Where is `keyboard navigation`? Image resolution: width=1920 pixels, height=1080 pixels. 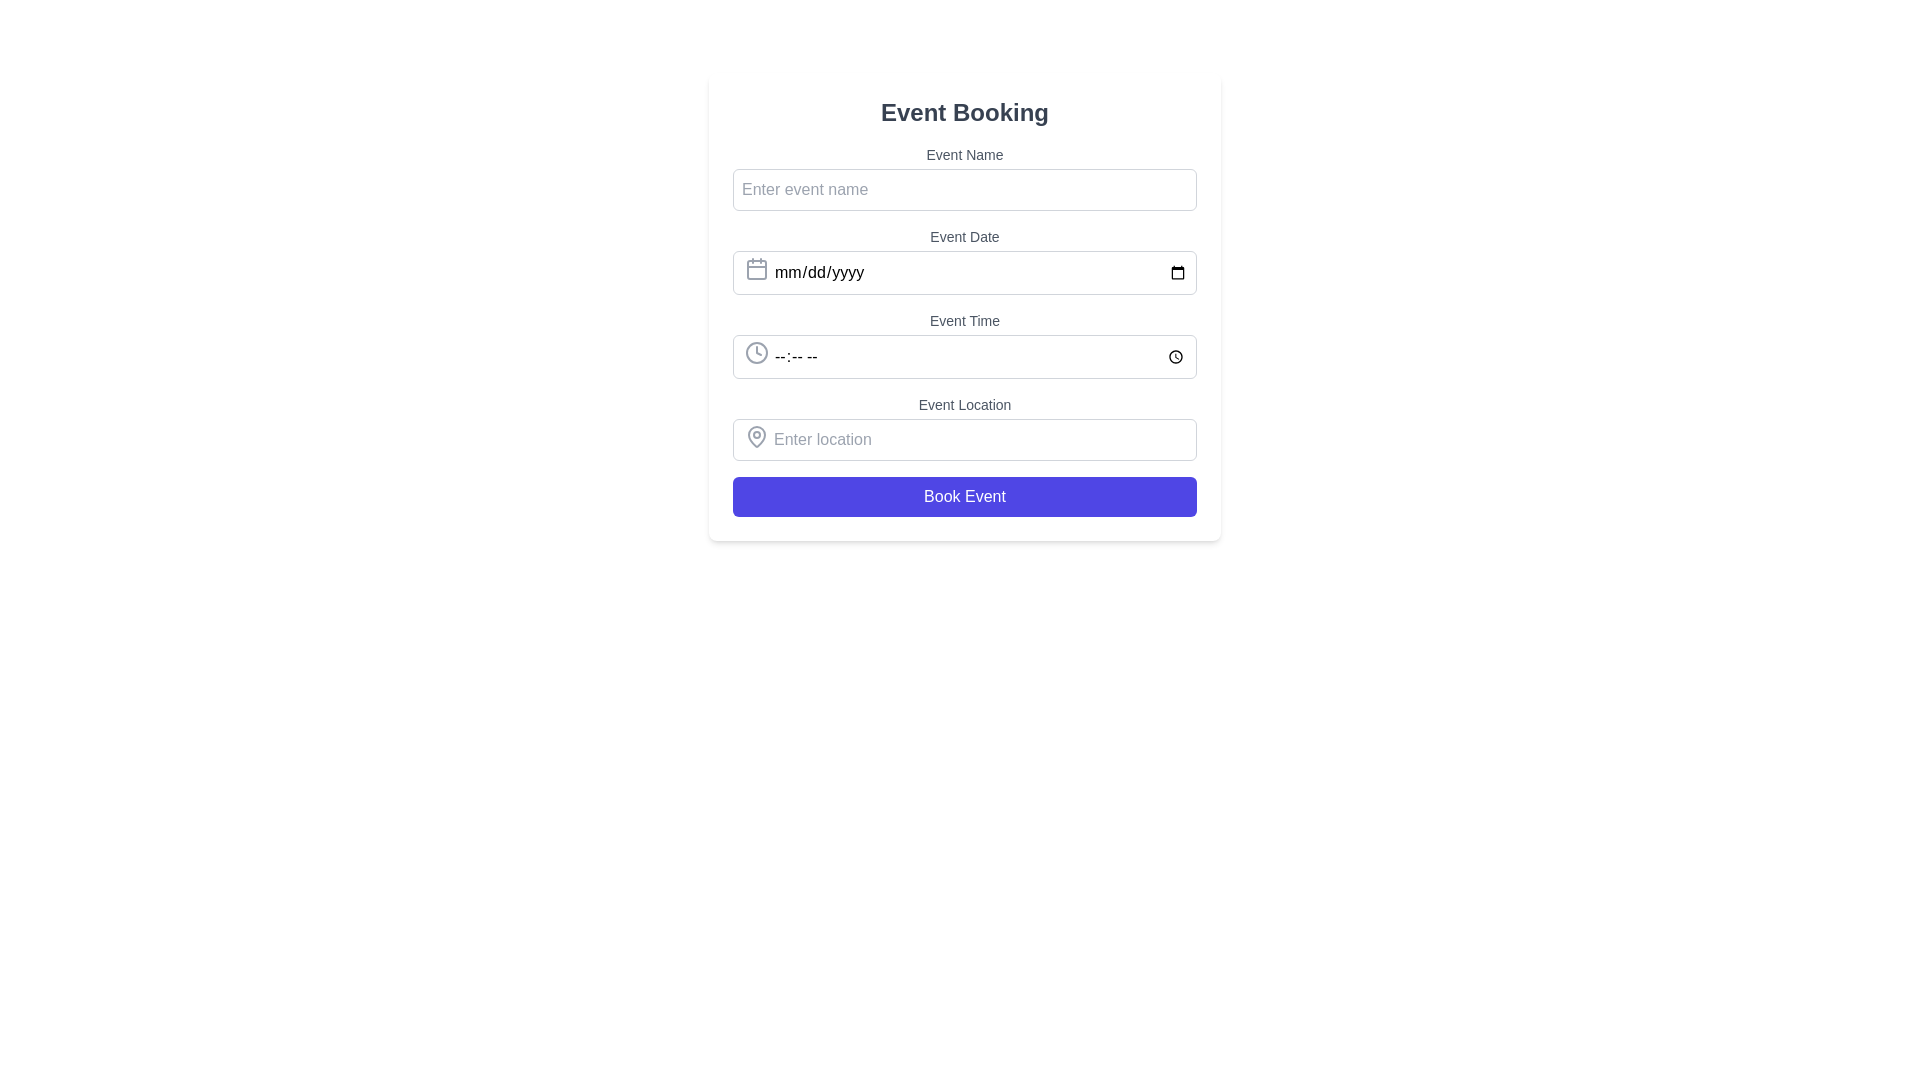 keyboard navigation is located at coordinates (964, 356).